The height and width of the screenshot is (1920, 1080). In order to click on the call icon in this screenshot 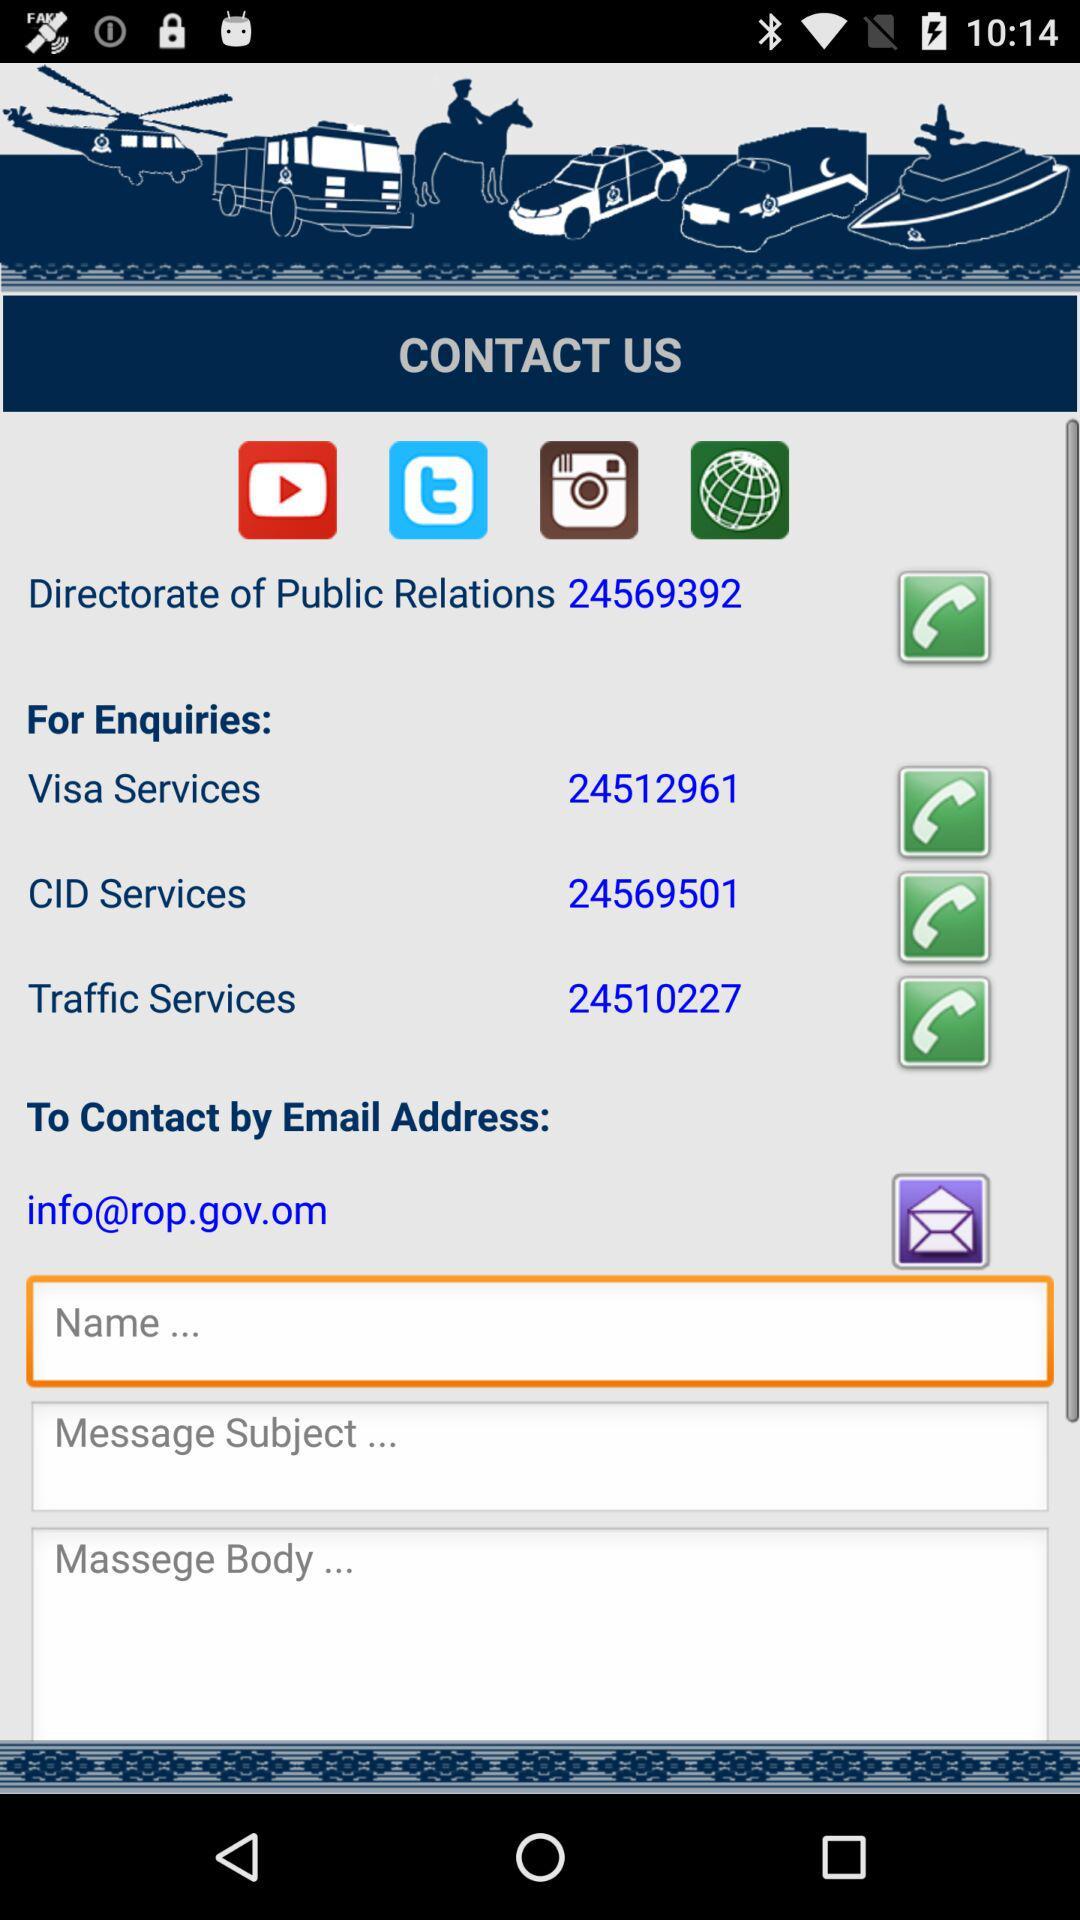, I will do `click(944, 982)`.